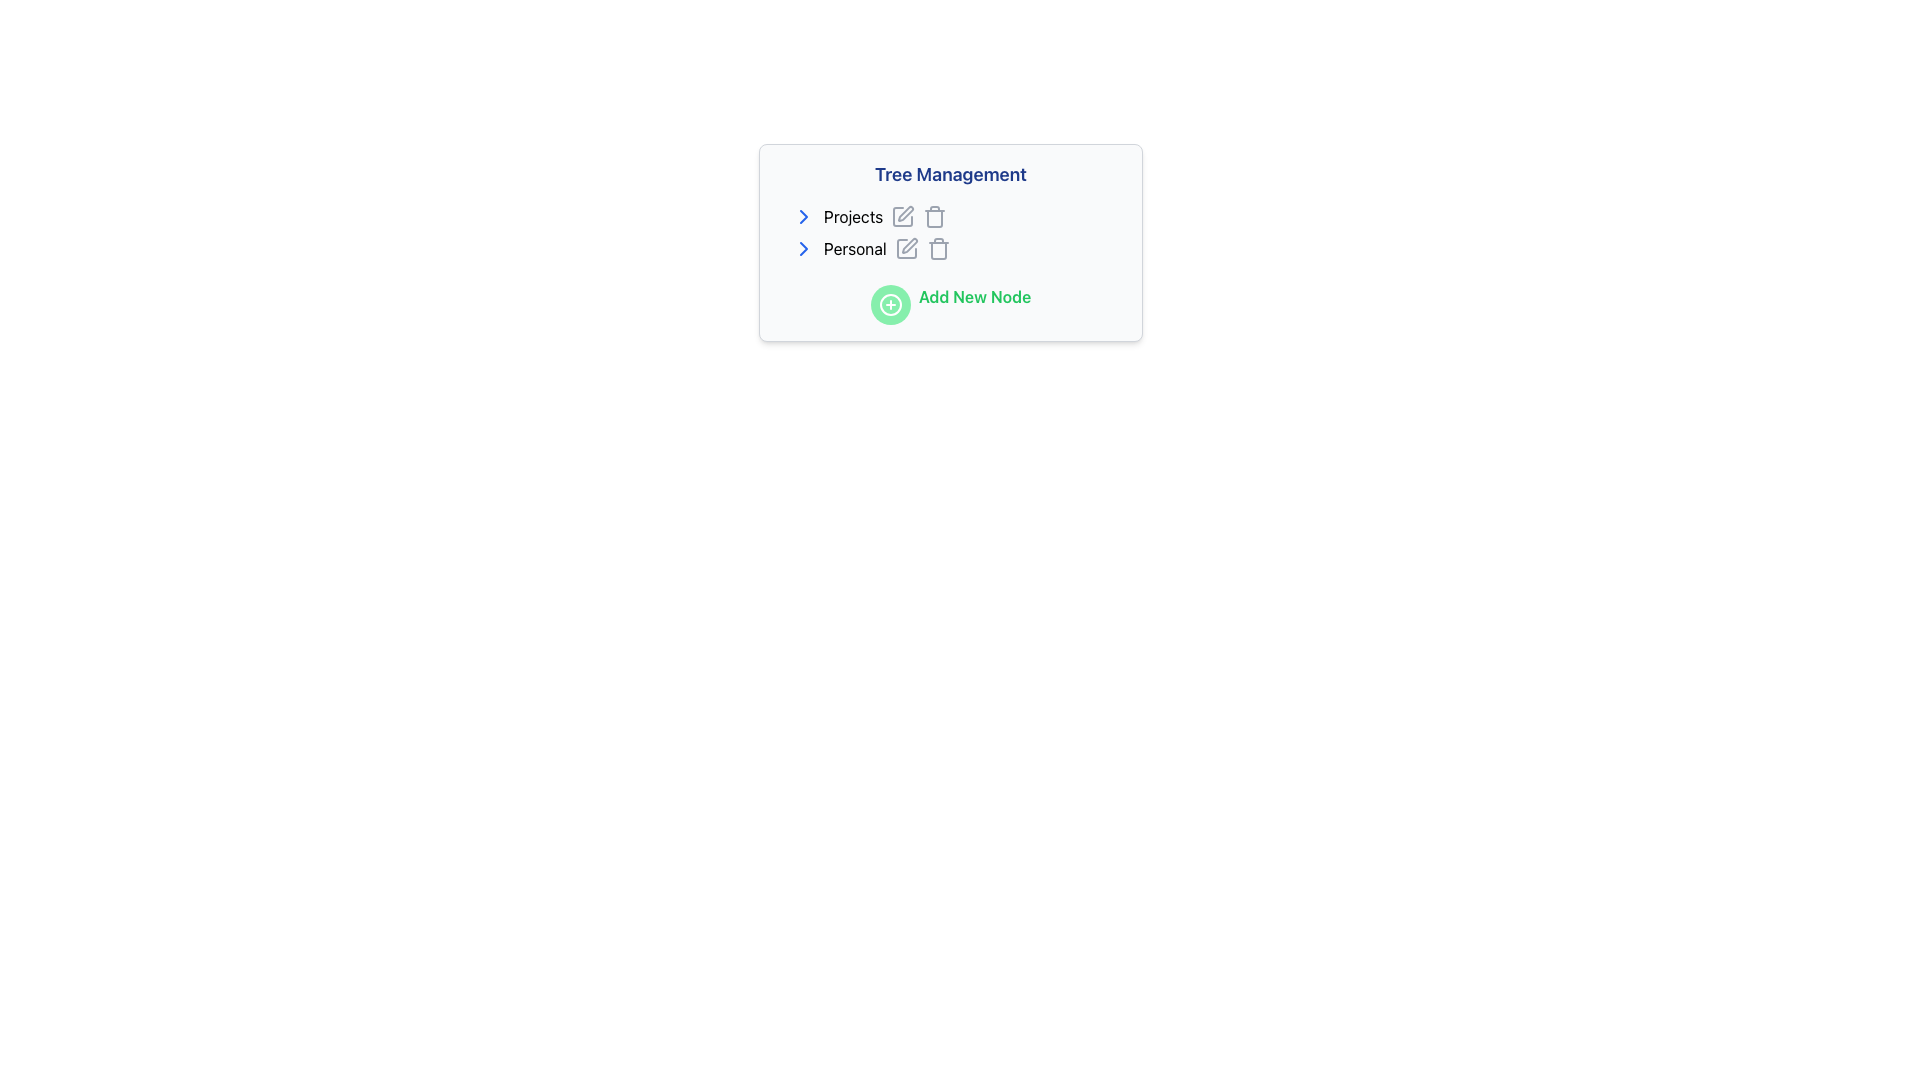 Image resolution: width=1920 pixels, height=1080 pixels. I want to click on the text label that describes the action associated with the adjacent button or icon, which is located to the right of the icon, so click(974, 304).